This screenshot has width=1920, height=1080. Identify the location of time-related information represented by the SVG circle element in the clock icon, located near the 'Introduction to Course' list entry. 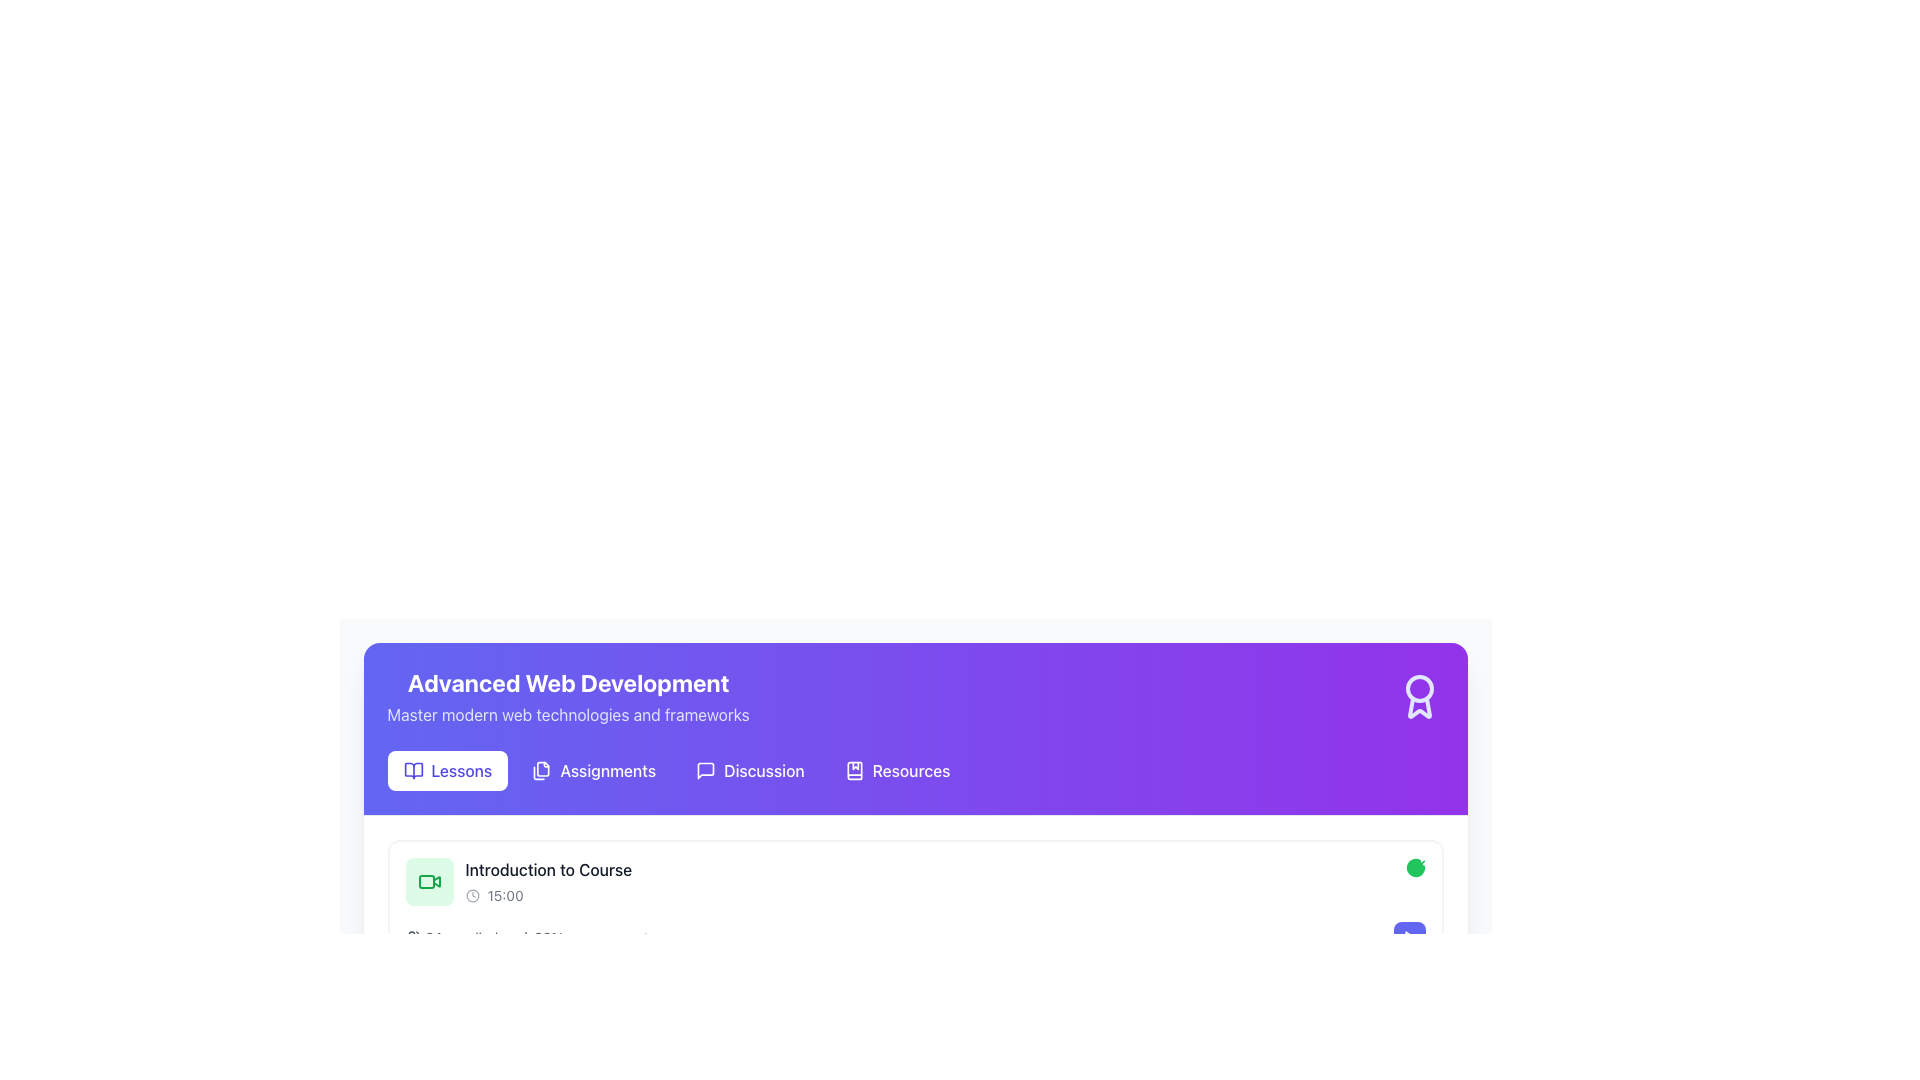
(471, 894).